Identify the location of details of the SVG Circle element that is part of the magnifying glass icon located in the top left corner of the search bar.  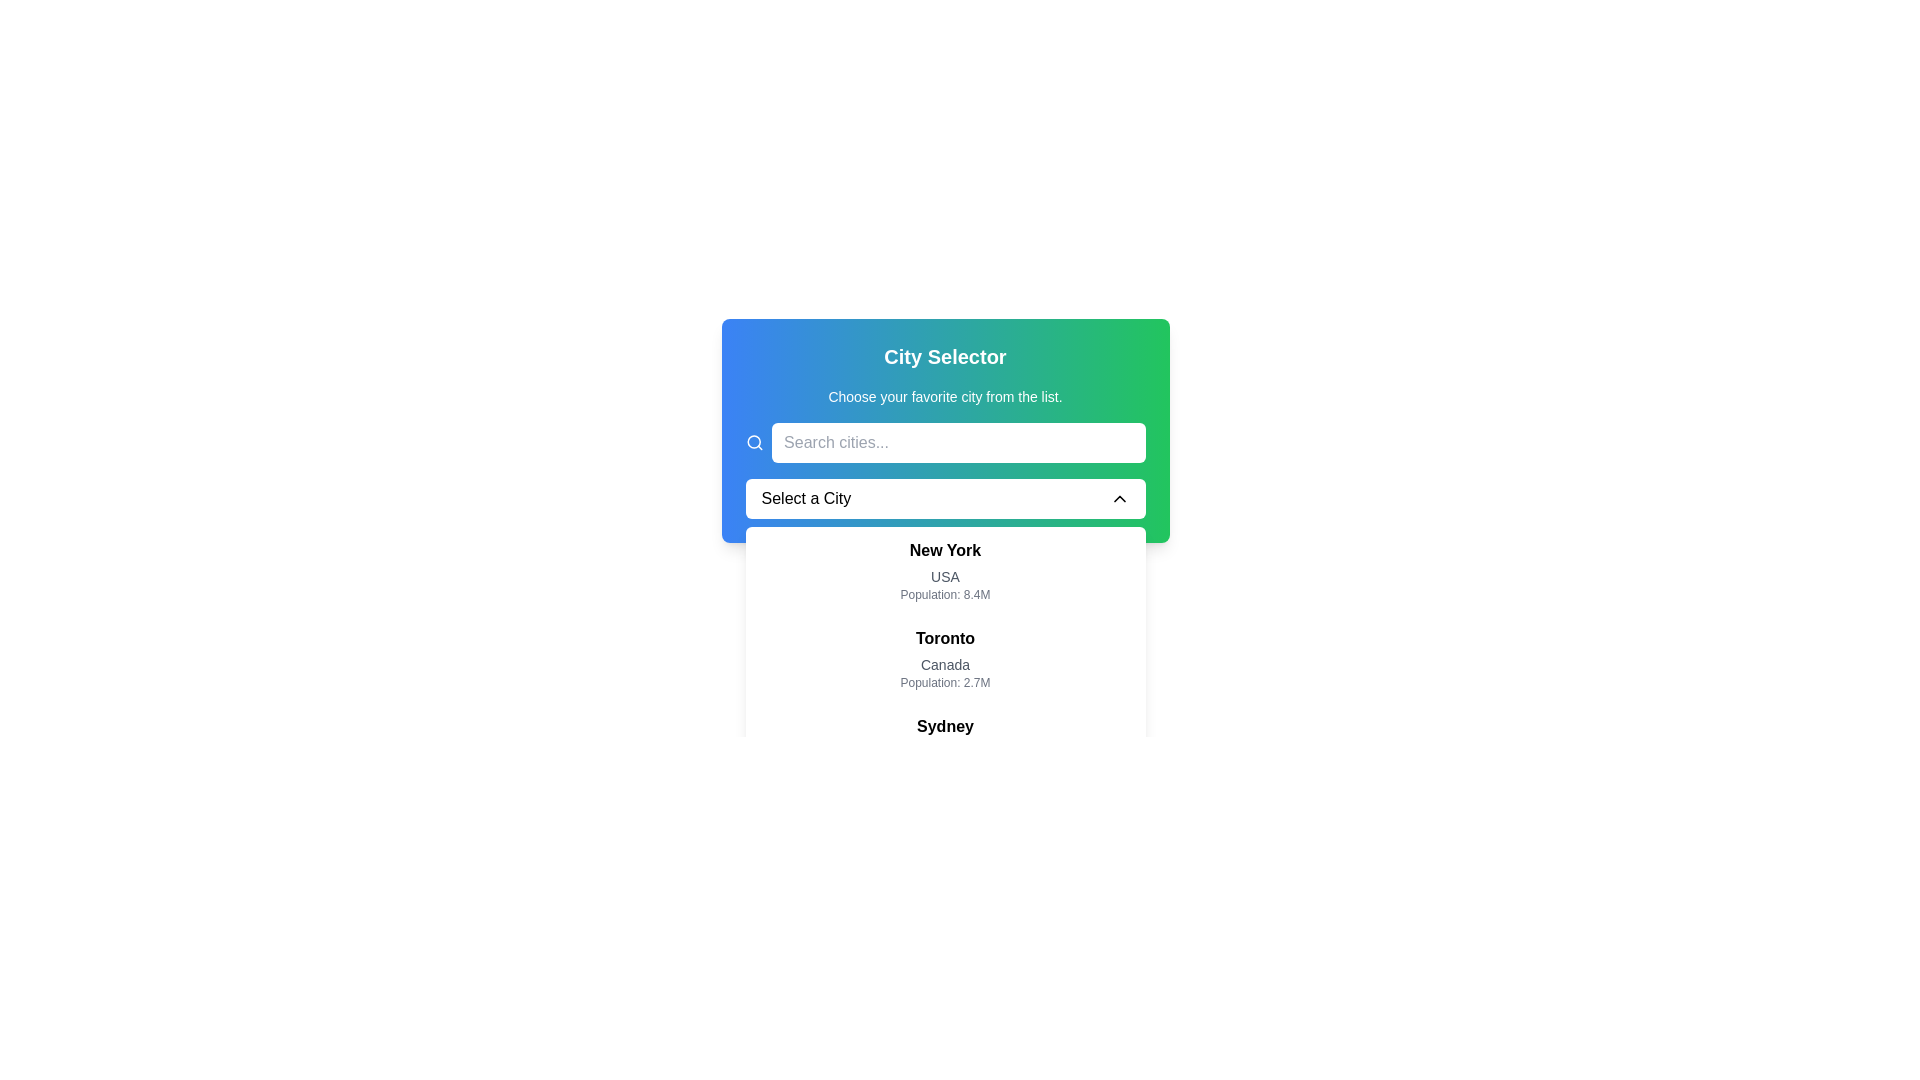
(752, 441).